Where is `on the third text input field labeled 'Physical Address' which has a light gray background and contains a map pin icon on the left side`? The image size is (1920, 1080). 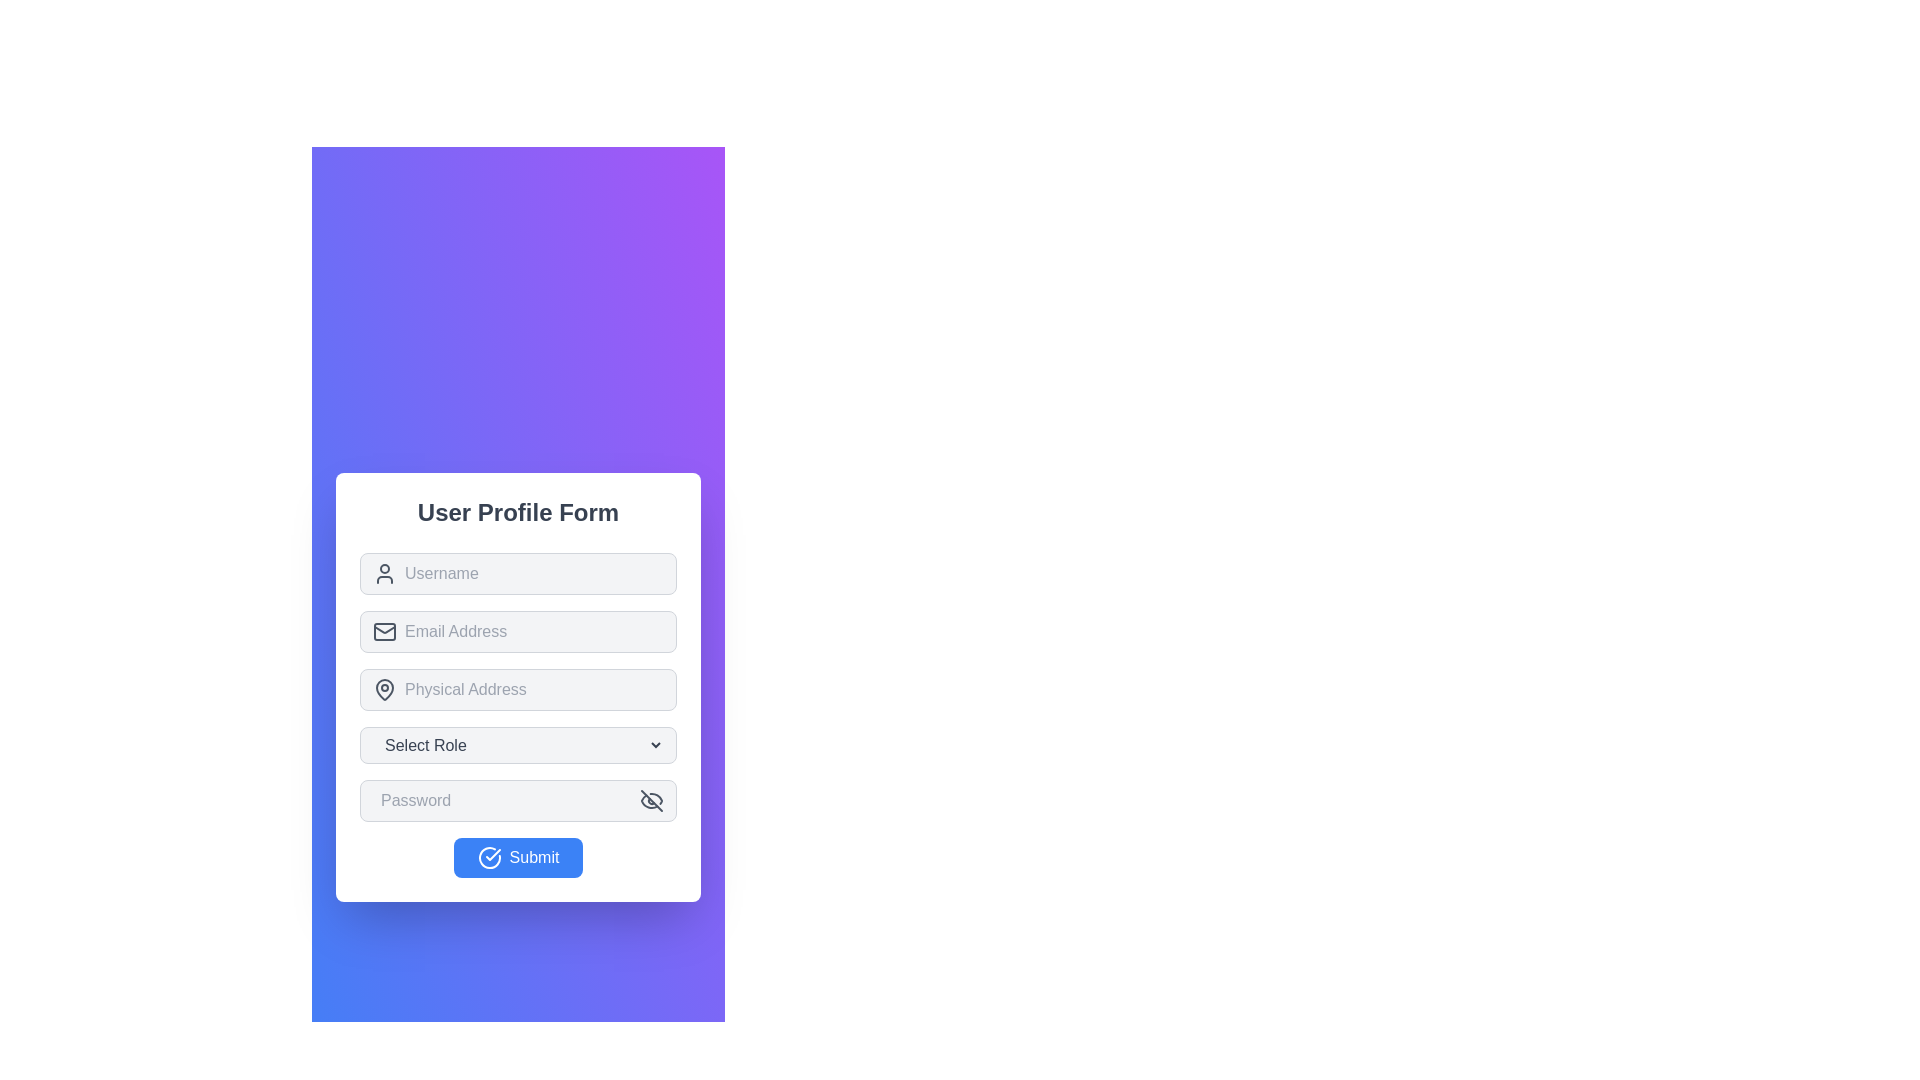
on the third text input field labeled 'Physical Address' which has a light gray background and contains a map pin icon on the left side is located at coordinates (518, 688).